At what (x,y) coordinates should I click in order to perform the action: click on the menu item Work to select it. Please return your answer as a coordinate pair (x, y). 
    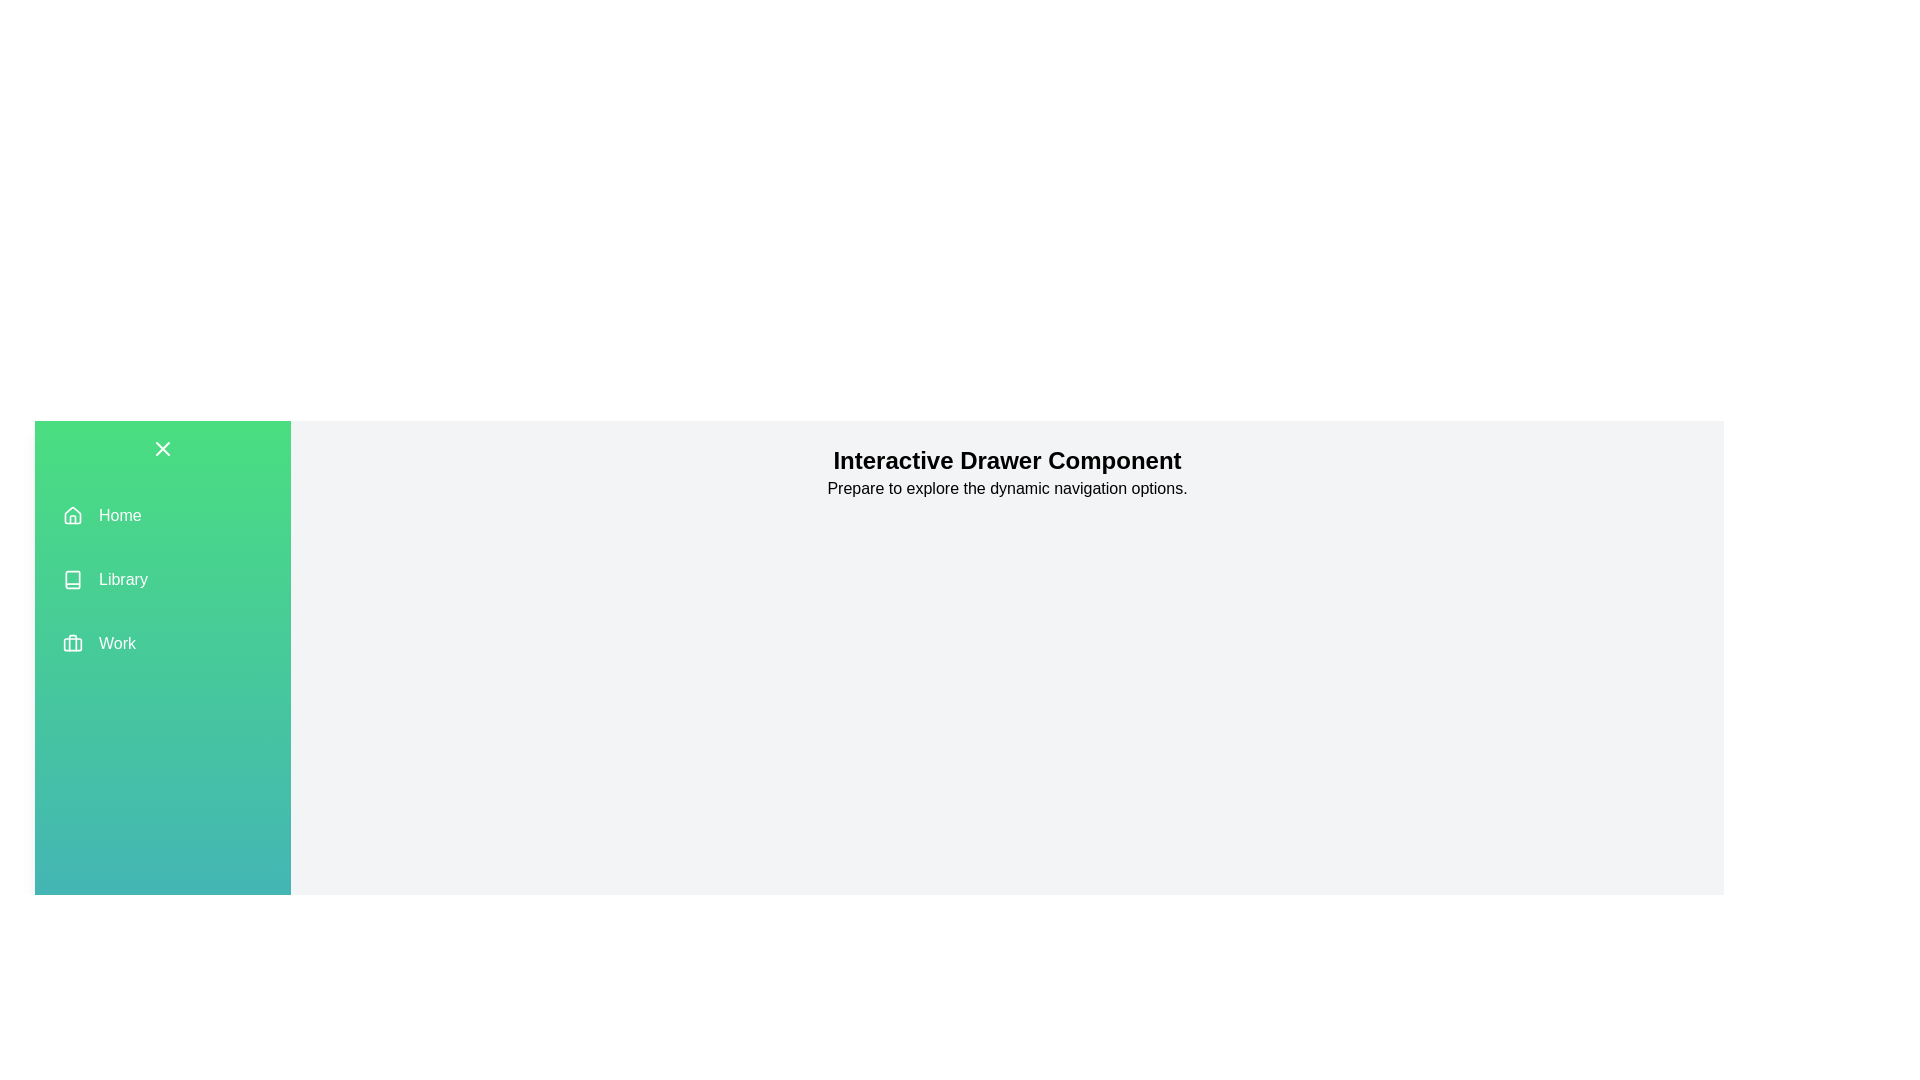
    Looking at the image, I should click on (163, 644).